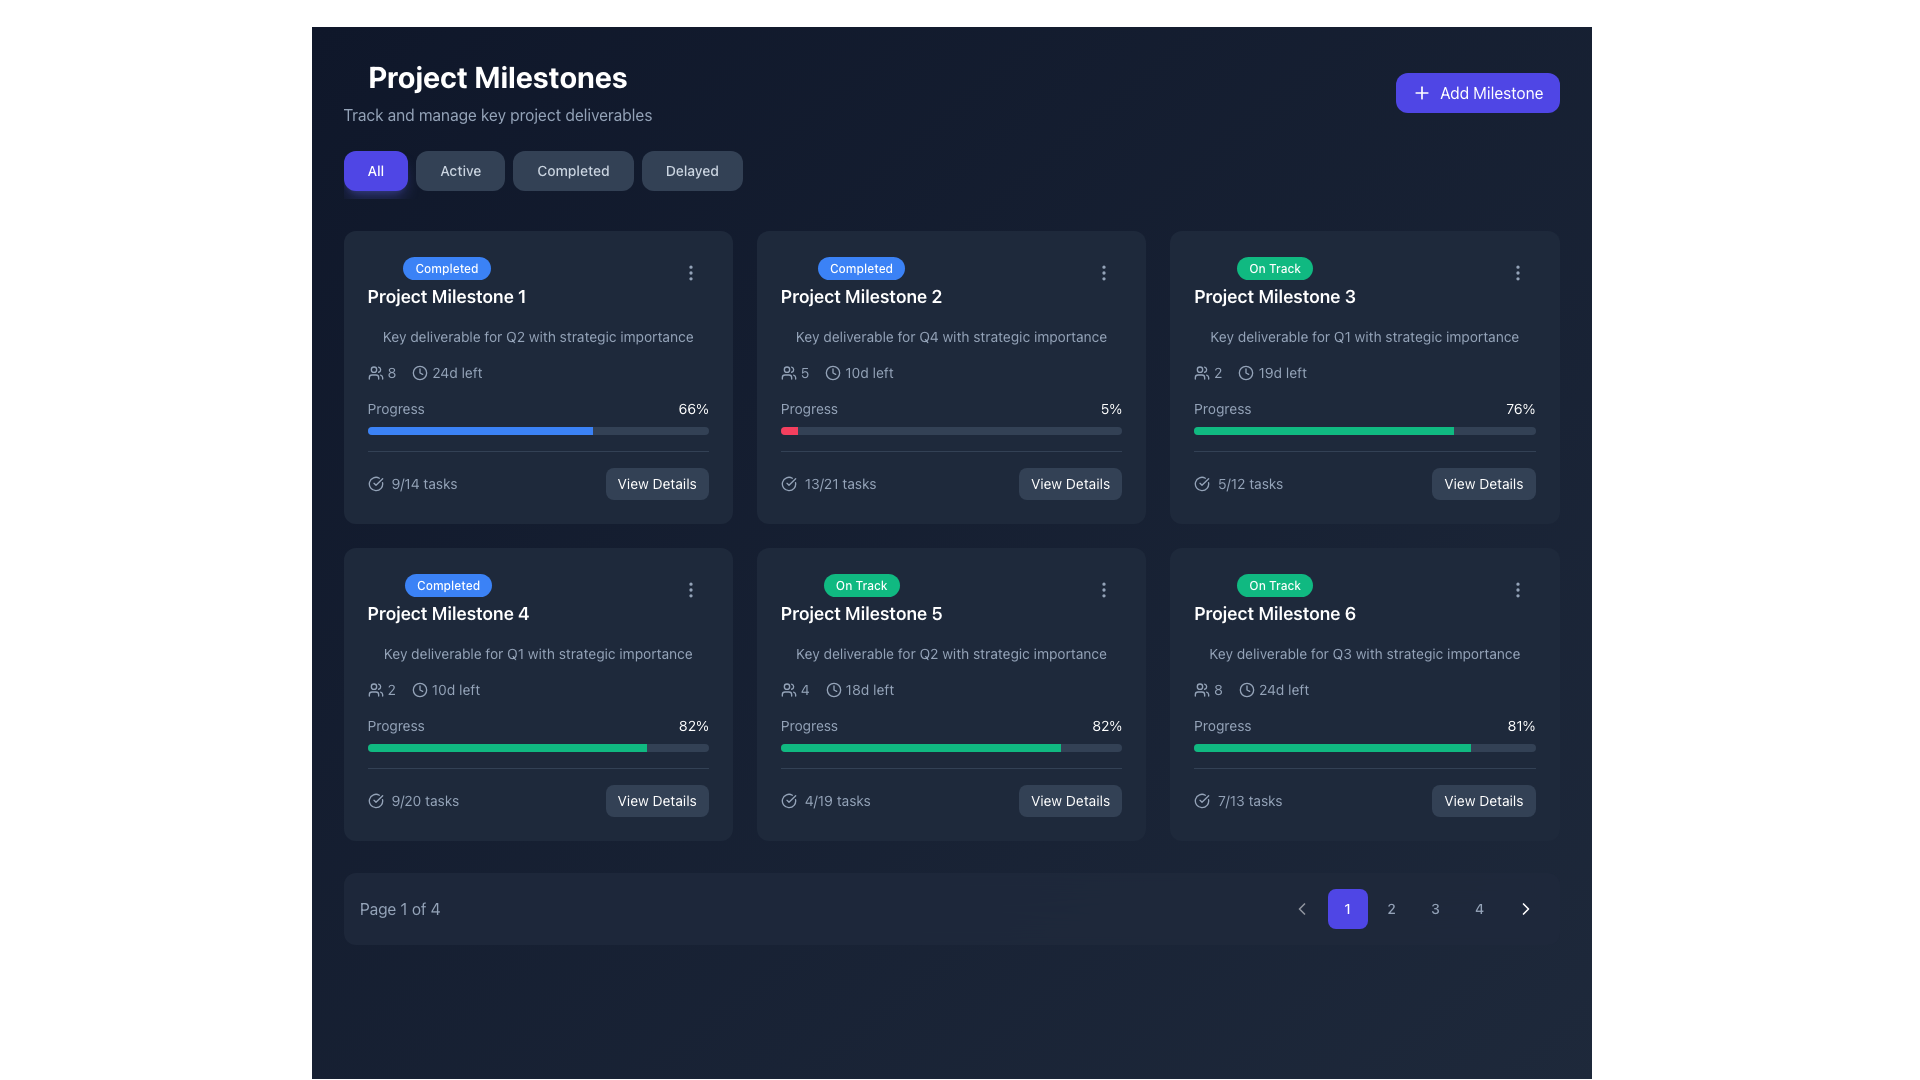 This screenshot has width=1920, height=1080. I want to click on the Information label with the icon that displays '13/21 tasks' and is located within the card for 'Project Milestone 2', below the progress bar and to the left of the 'View Details' button, so click(828, 483).